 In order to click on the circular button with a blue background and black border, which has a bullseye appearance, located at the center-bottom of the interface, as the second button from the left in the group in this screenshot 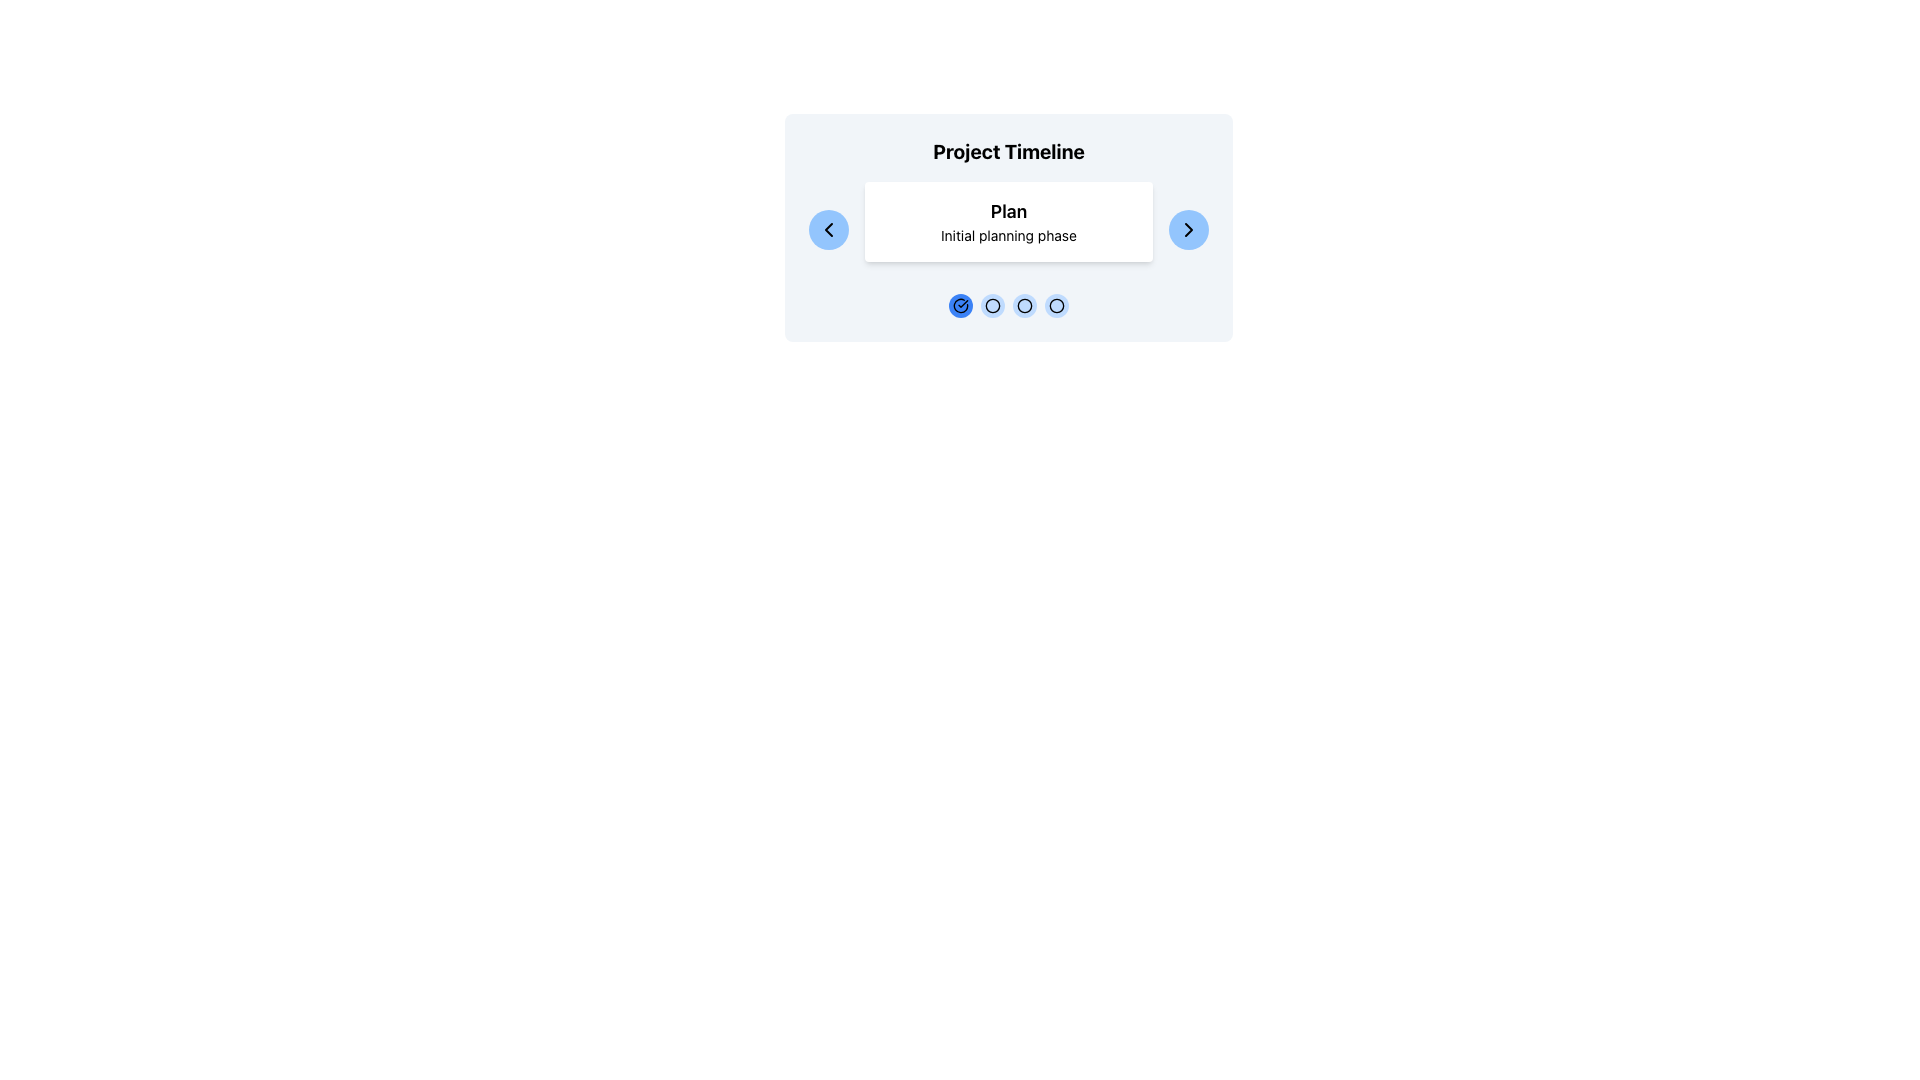, I will do `click(993, 305)`.